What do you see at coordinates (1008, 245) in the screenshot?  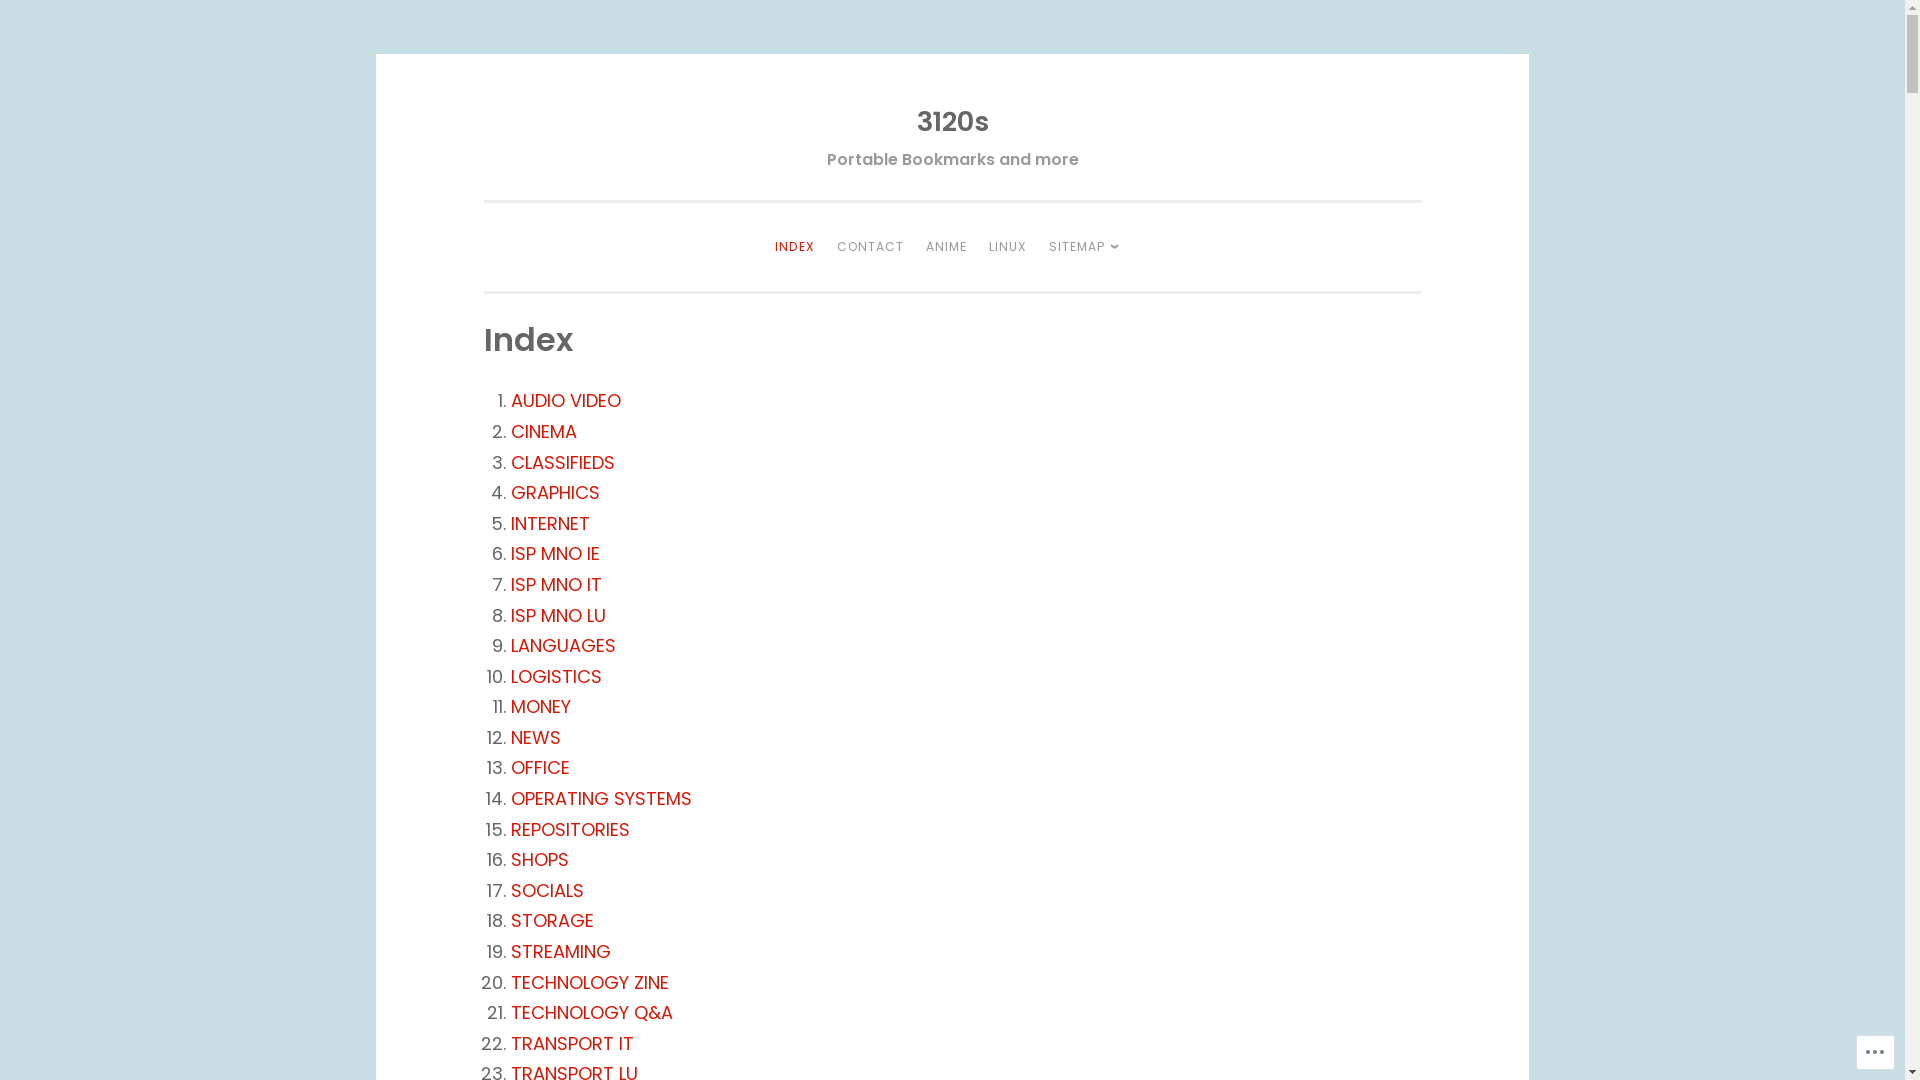 I see `'LINUX'` at bounding box center [1008, 245].